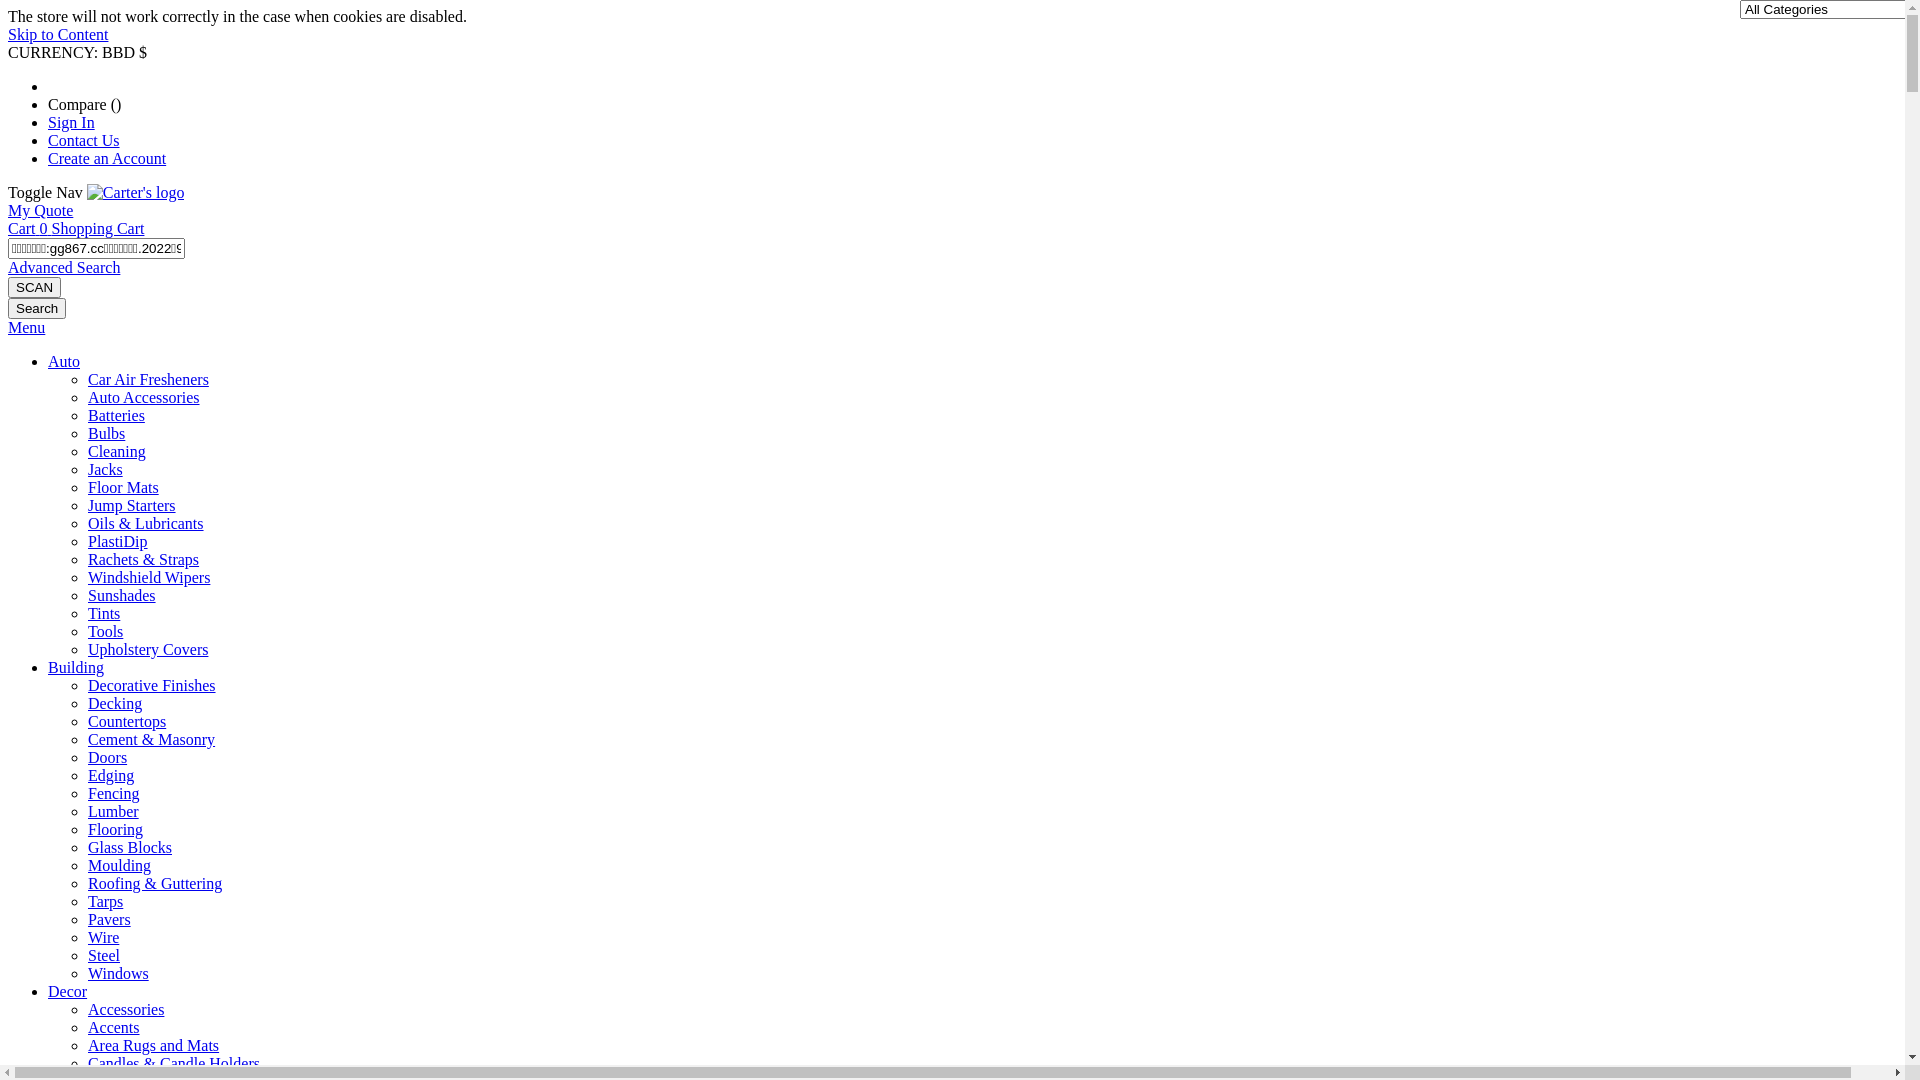  What do you see at coordinates (63, 361) in the screenshot?
I see `'Auto'` at bounding box center [63, 361].